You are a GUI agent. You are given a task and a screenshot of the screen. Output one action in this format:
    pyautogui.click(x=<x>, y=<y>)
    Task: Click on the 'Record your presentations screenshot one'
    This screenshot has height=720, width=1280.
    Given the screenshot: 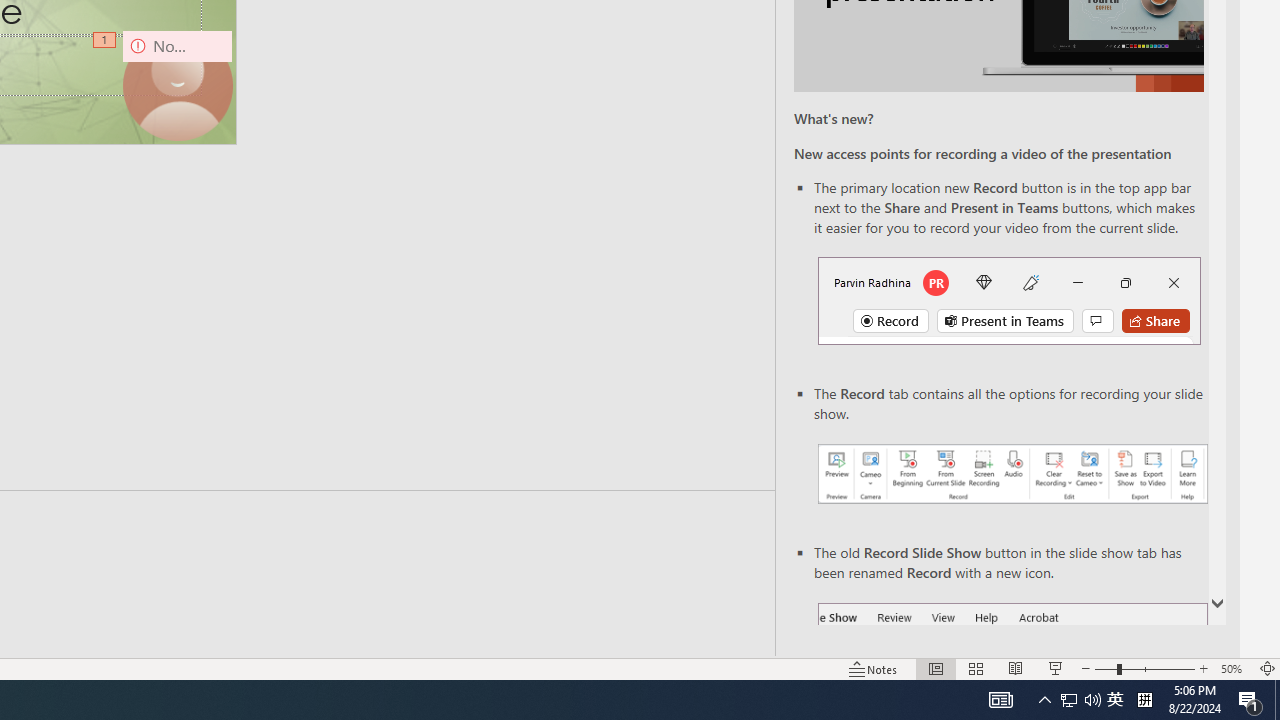 What is the action you would take?
    pyautogui.click(x=1013, y=474)
    